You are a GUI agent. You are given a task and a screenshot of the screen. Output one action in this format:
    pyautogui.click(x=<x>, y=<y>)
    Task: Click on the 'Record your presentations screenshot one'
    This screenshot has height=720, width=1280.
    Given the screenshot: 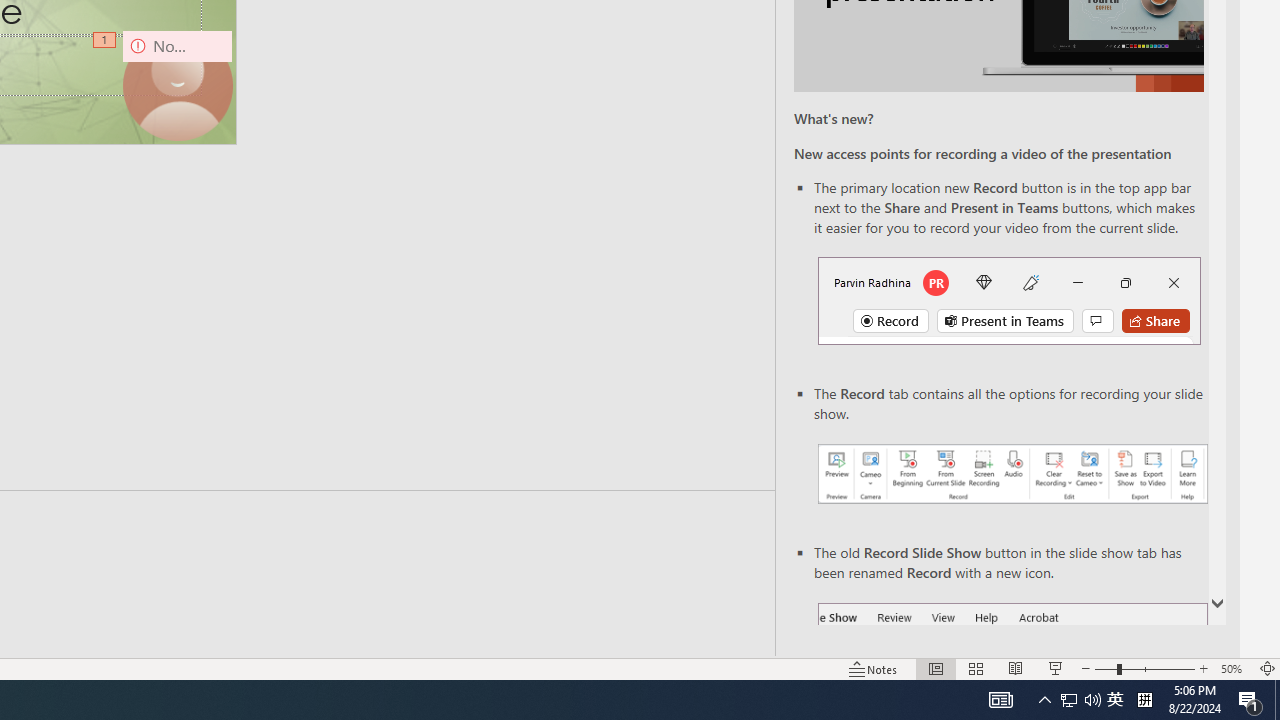 What is the action you would take?
    pyautogui.click(x=1013, y=474)
    